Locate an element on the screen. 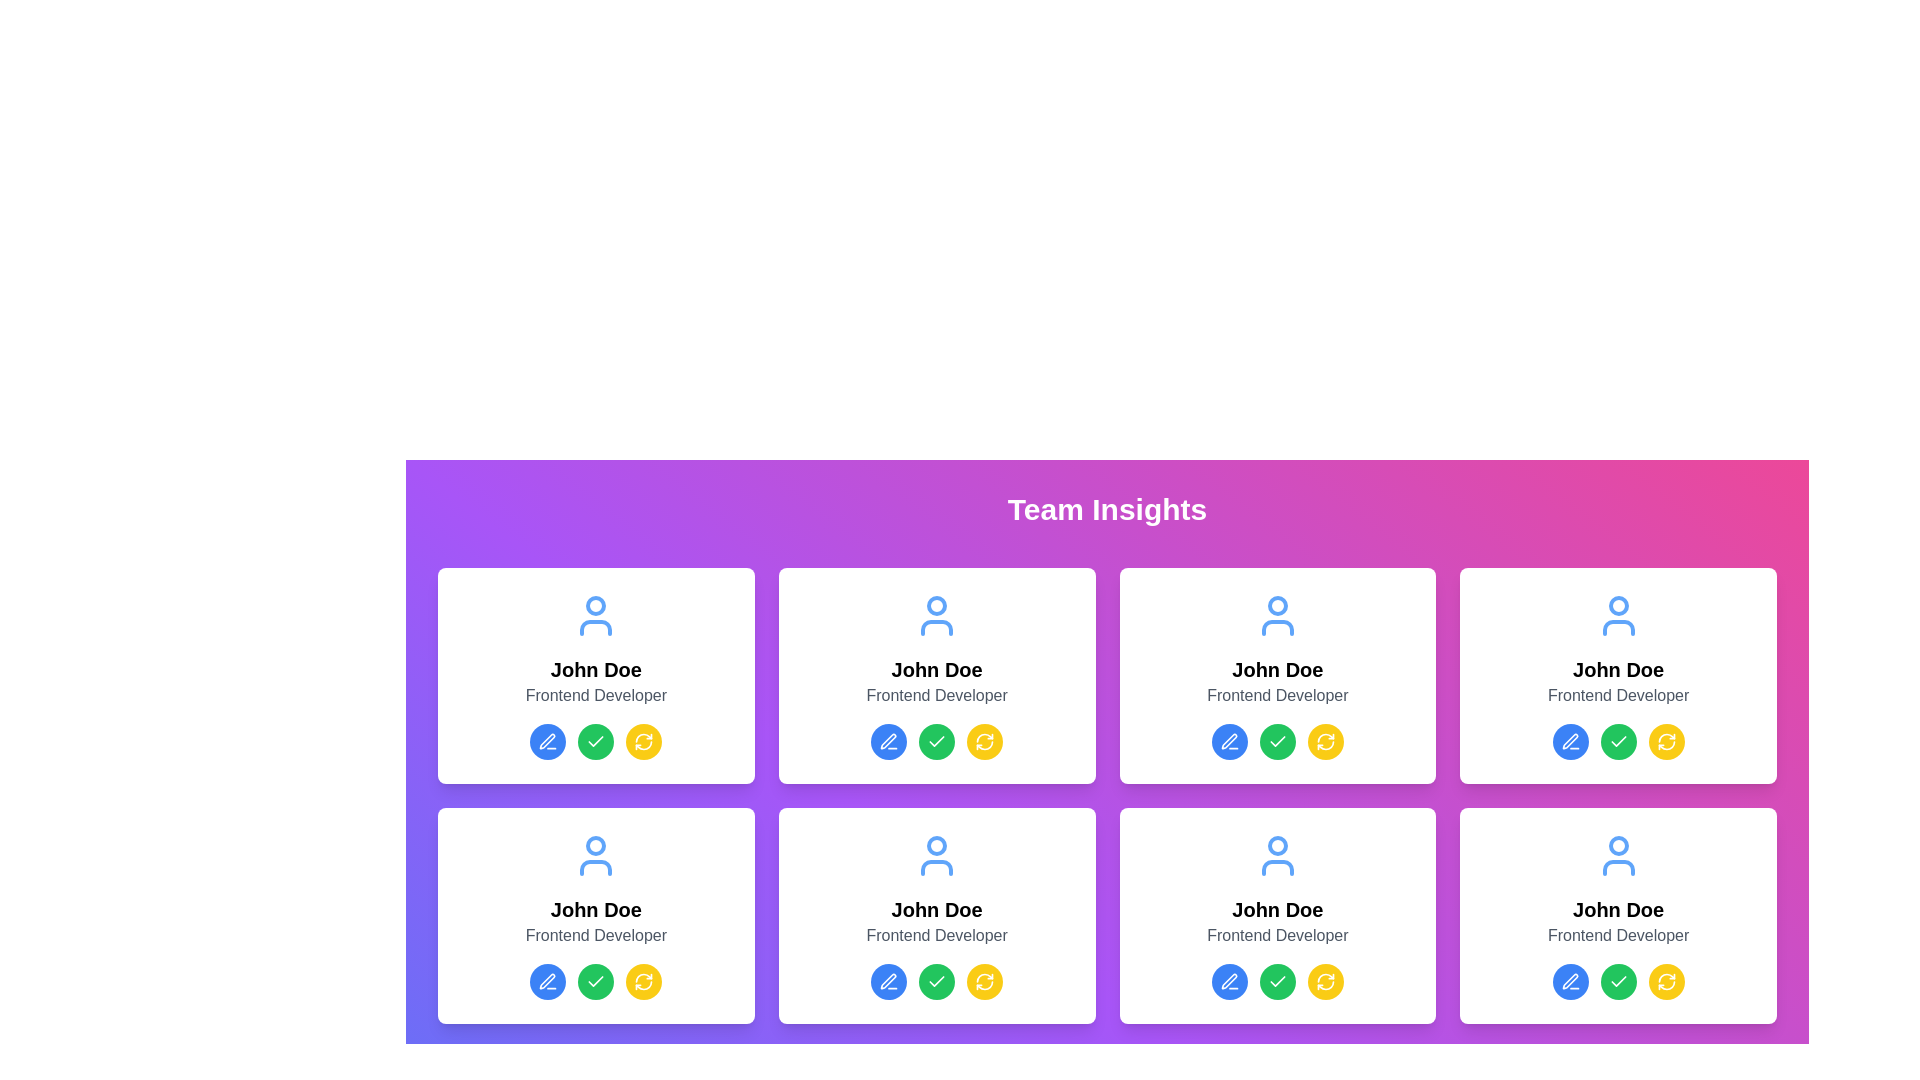  the small filled SVG circle element that is centrally aligned at the top part of a user icon within a card layout is located at coordinates (595, 845).